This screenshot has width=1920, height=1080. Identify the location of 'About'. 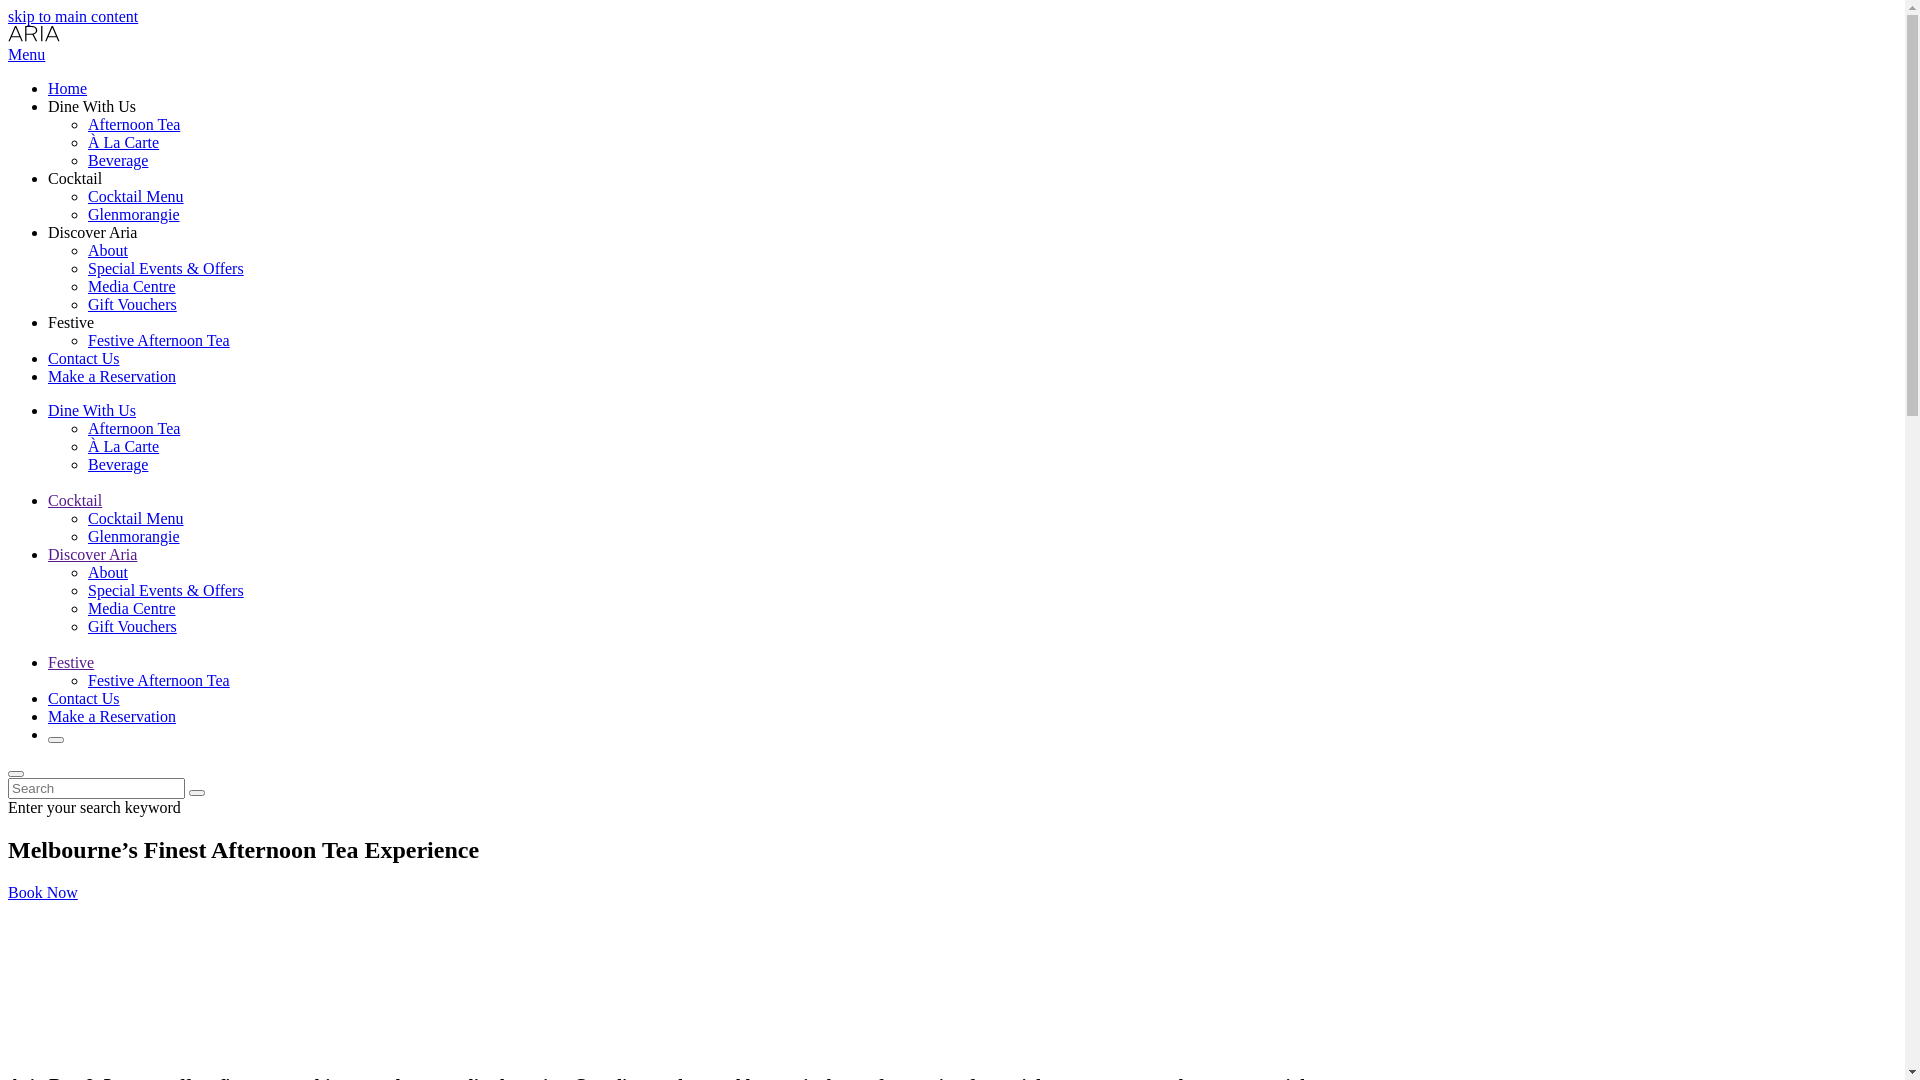
(106, 572).